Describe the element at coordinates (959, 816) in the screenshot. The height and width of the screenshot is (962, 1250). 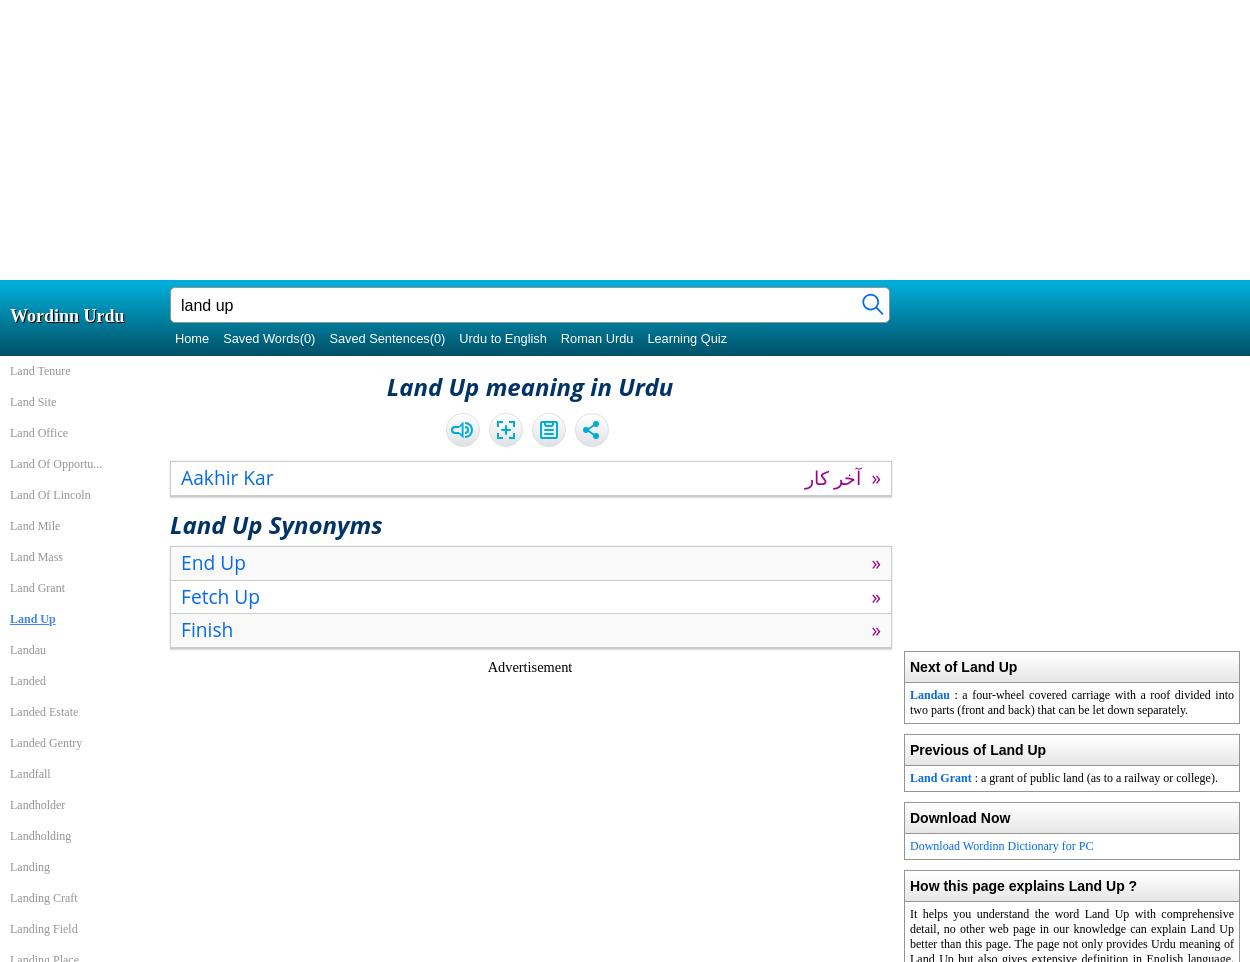
I see `'Download Now'` at that location.